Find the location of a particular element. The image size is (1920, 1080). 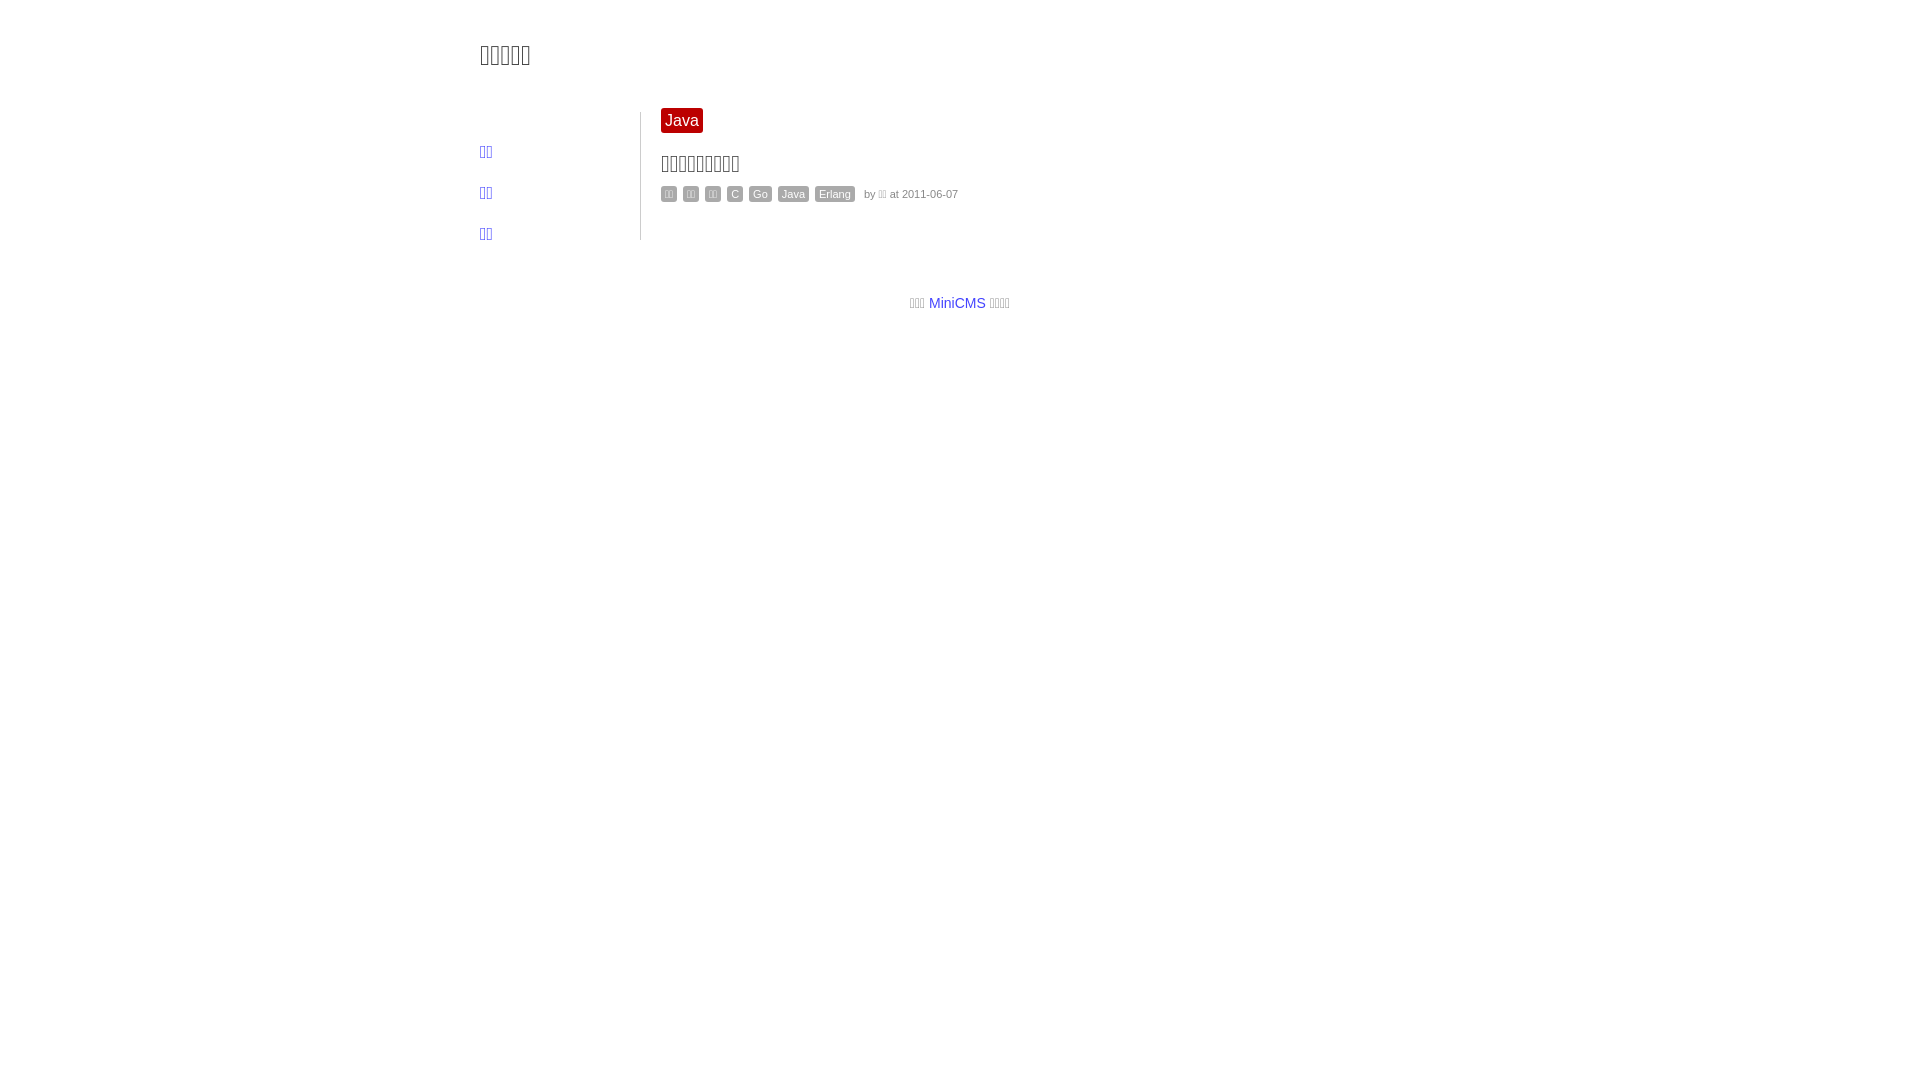

'Java' is located at coordinates (792, 193).